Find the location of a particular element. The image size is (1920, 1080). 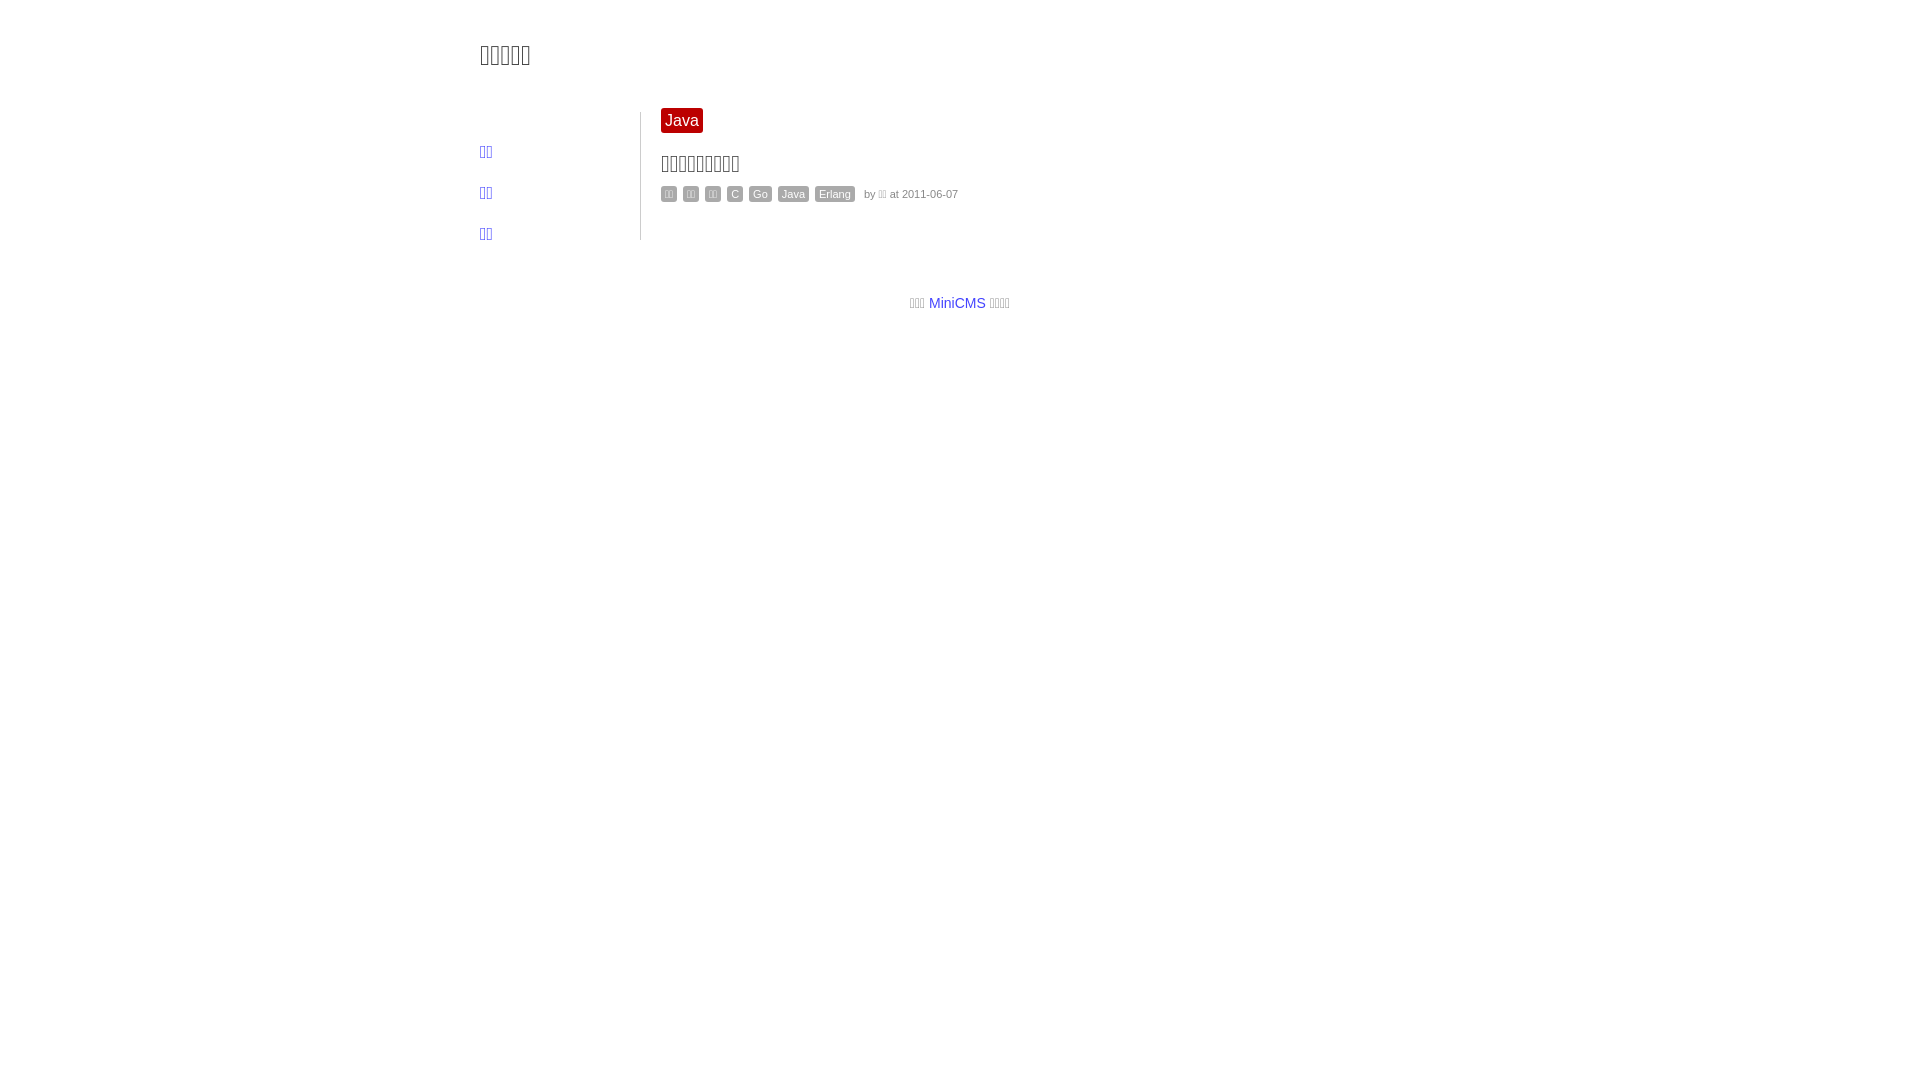

'Java' is located at coordinates (792, 193).